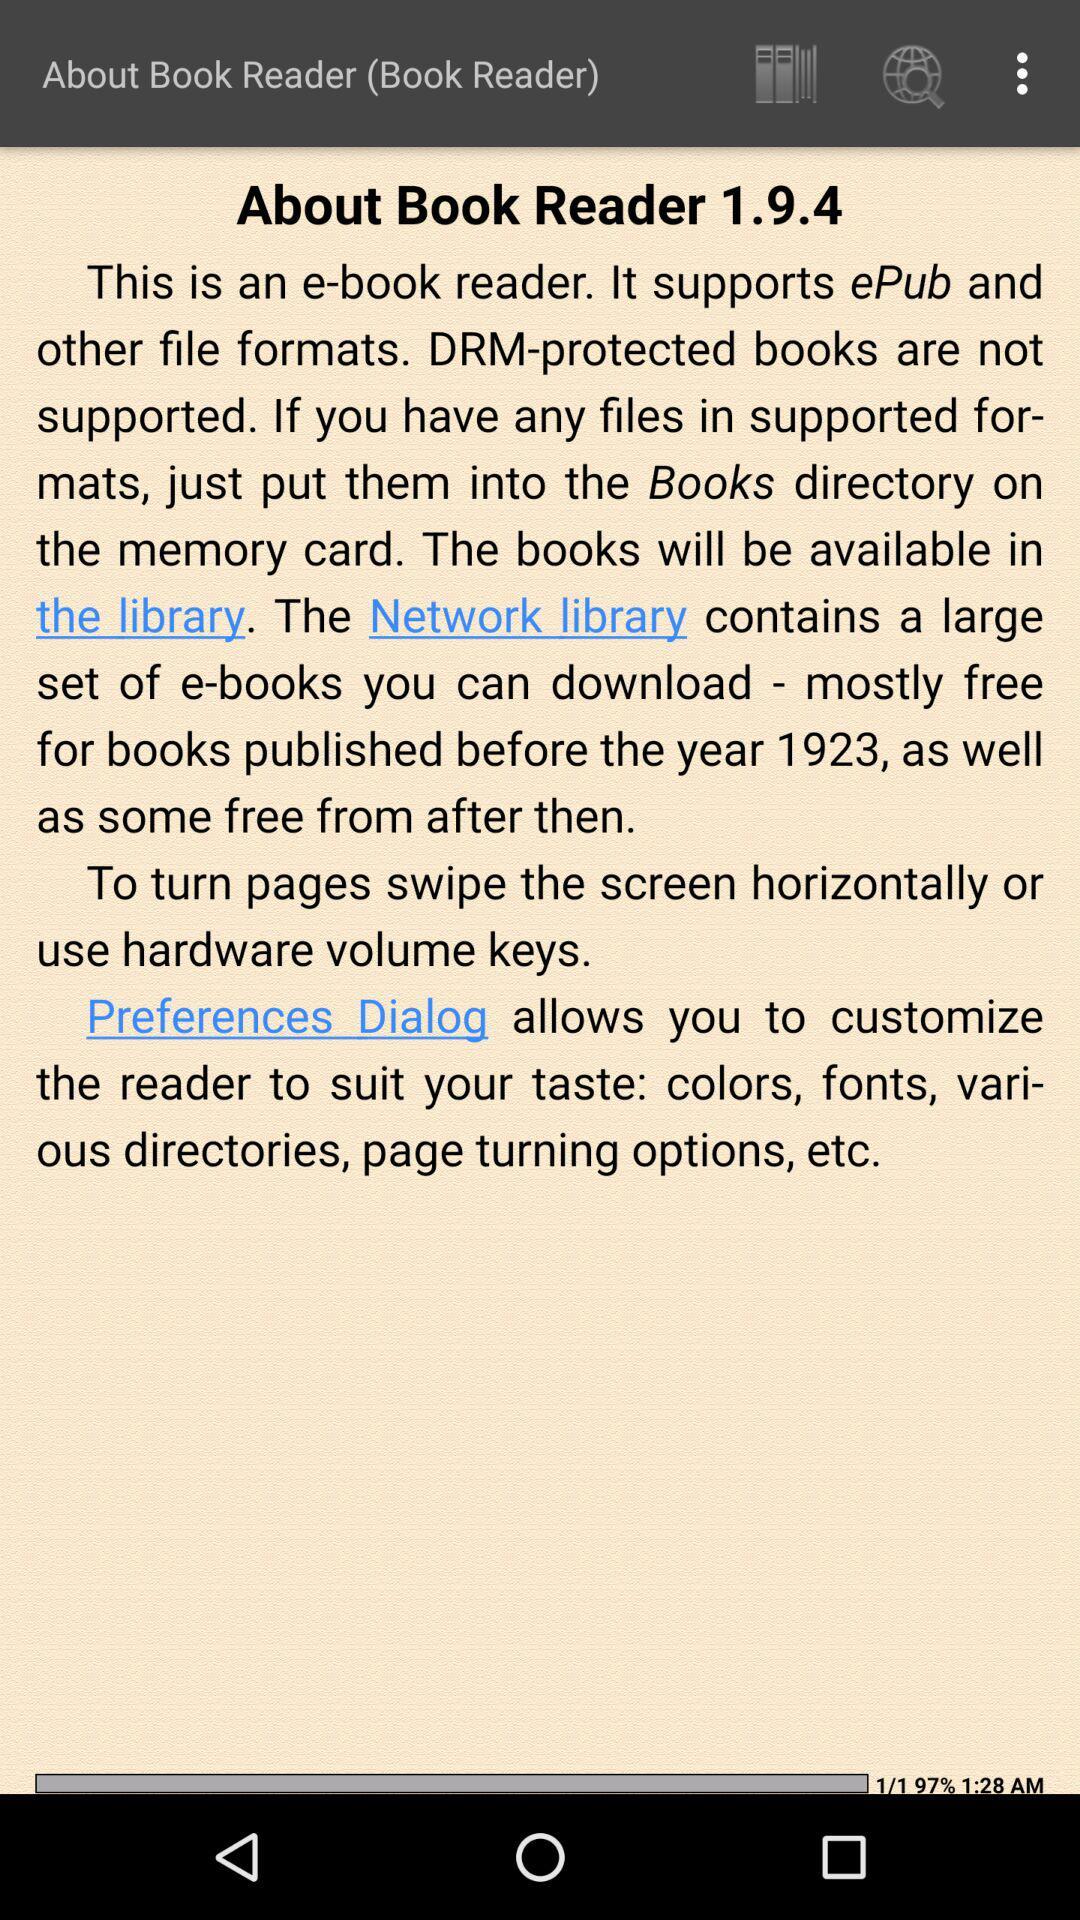 The width and height of the screenshot is (1080, 1920). I want to click on about book reader app, so click(319, 73).